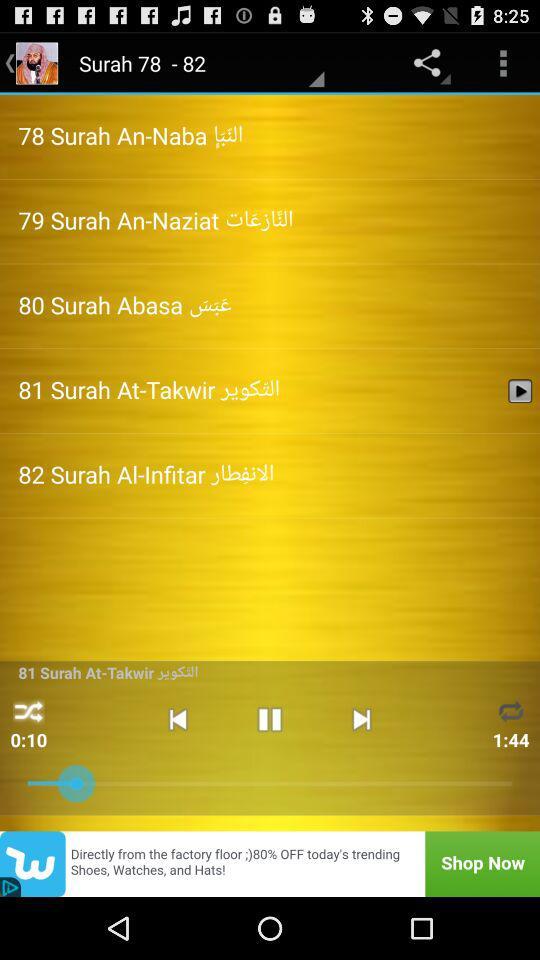 The image size is (540, 960). I want to click on the skip_previous icon, so click(177, 768).